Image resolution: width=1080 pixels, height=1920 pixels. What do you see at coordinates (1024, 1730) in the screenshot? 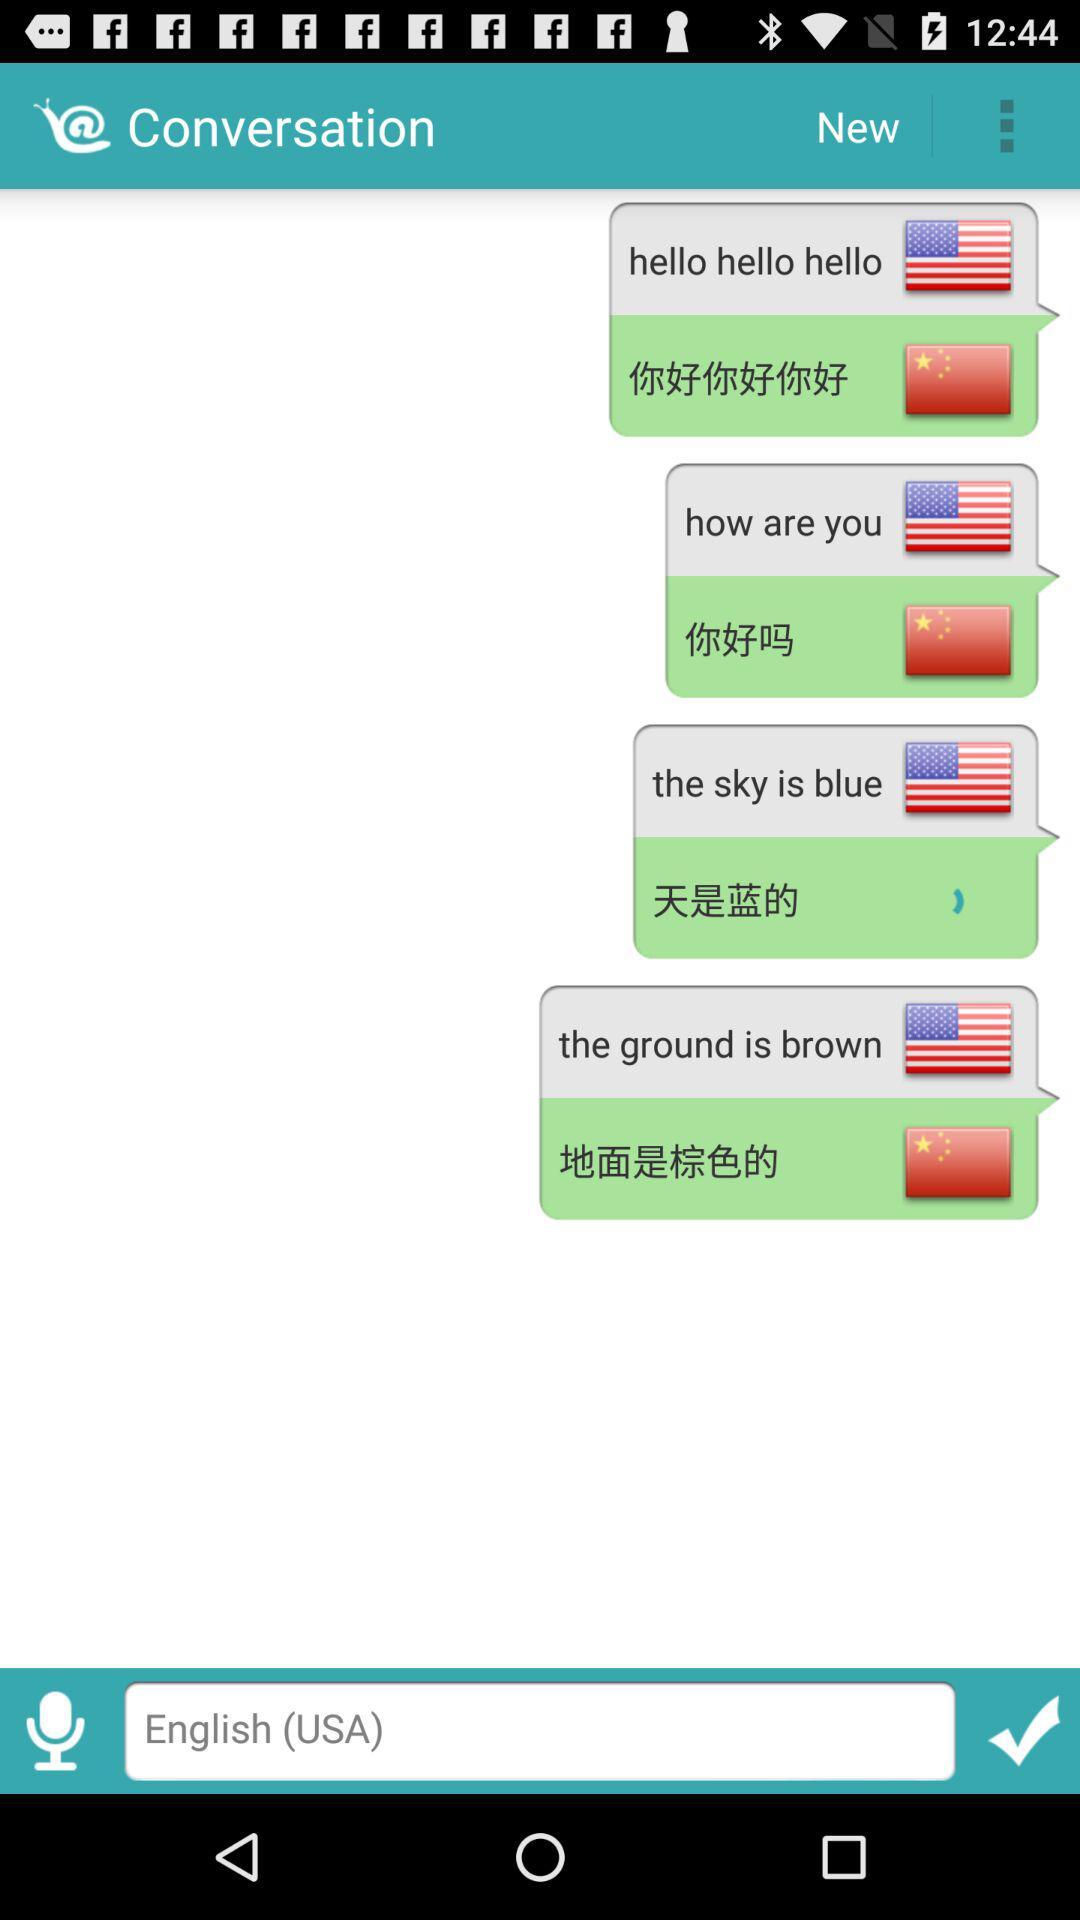
I see `translate text` at bounding box center [1024, 1730].